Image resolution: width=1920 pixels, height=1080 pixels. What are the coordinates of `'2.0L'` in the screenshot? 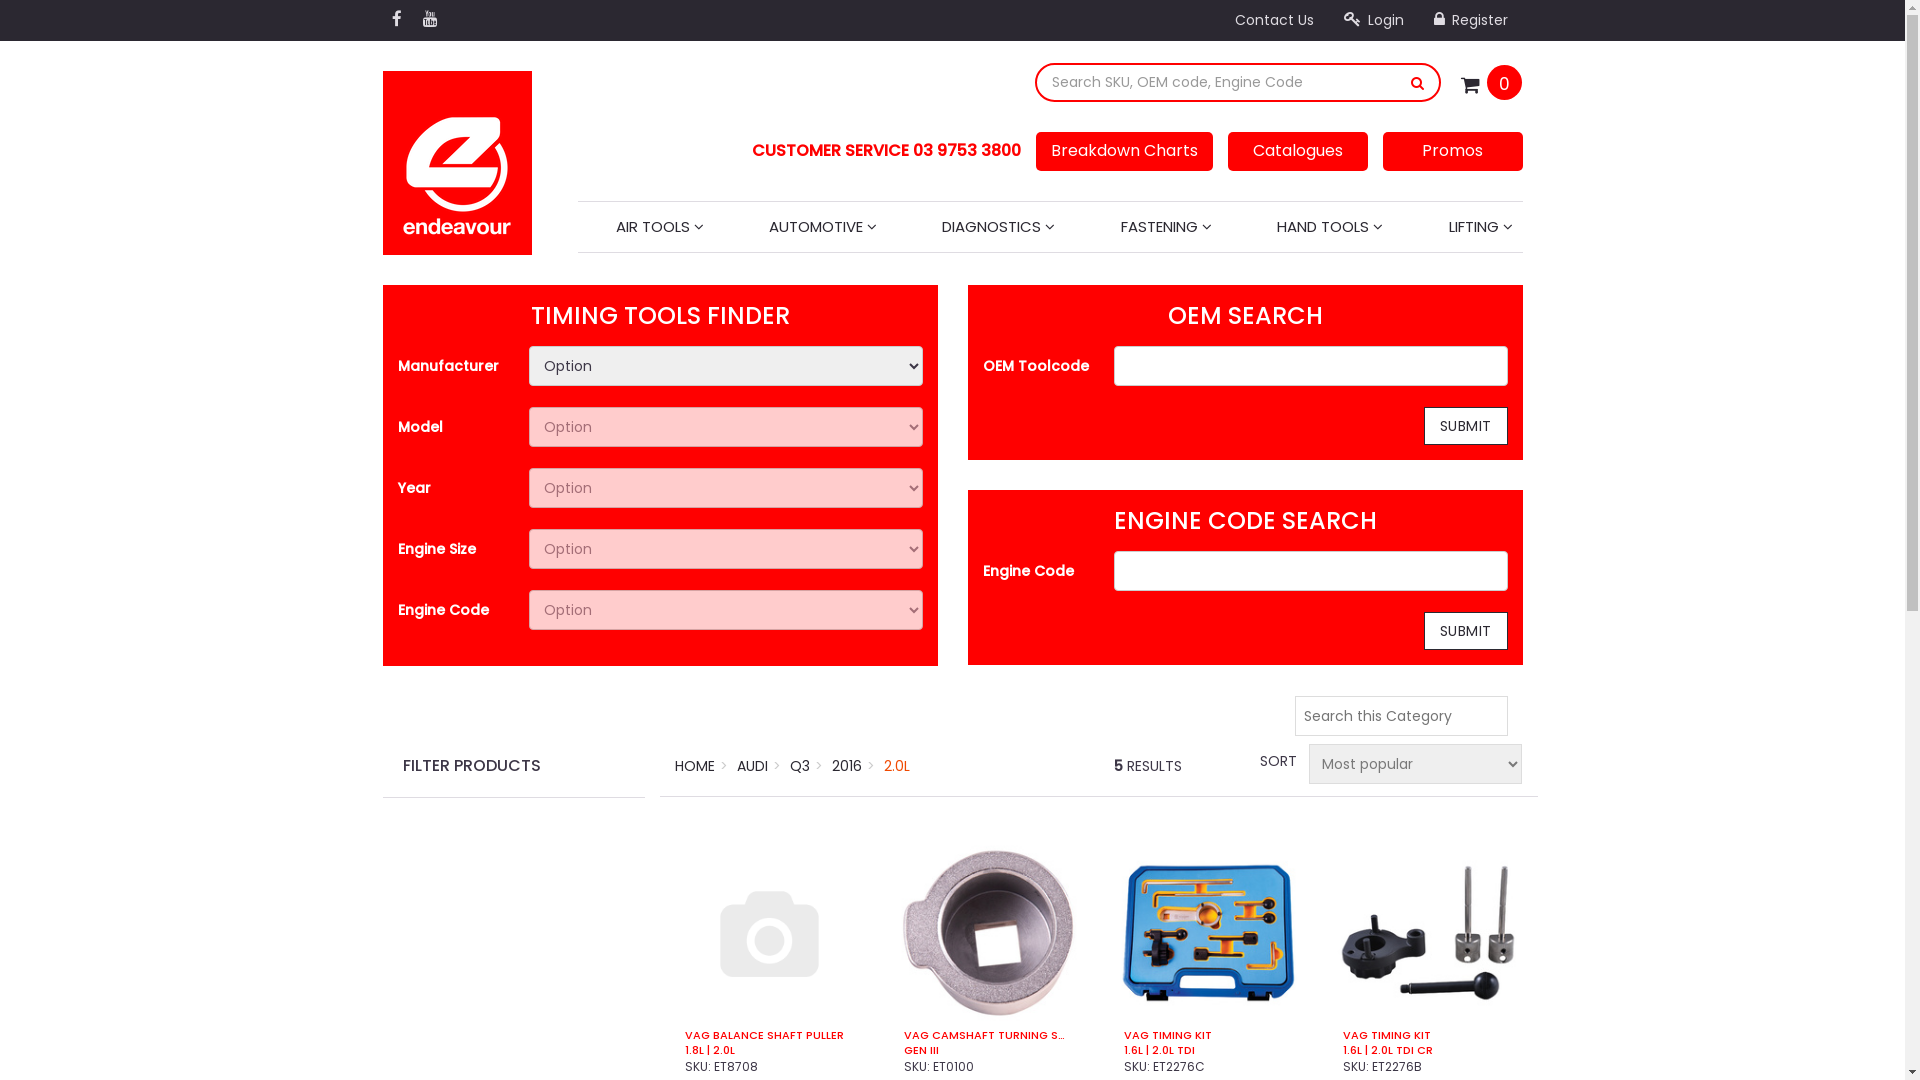 It's located at (896, 765).